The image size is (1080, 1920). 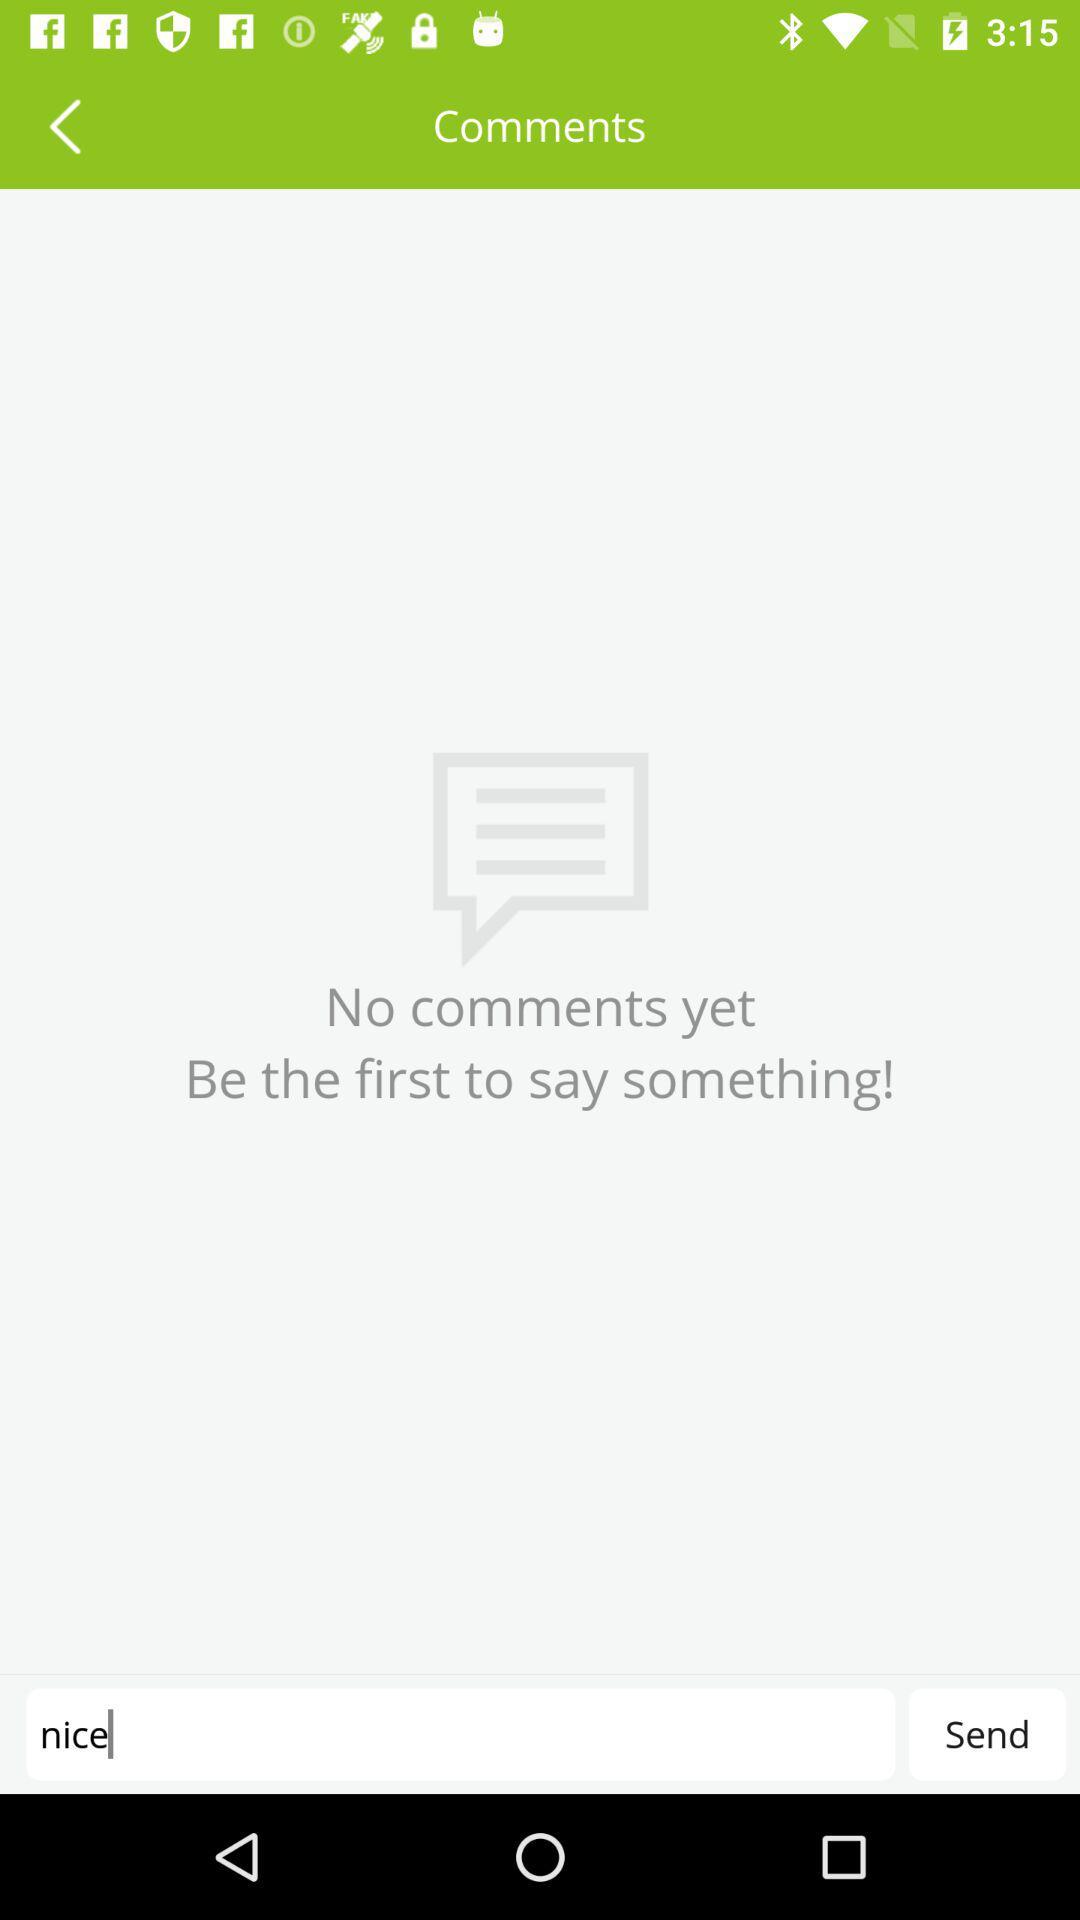 What do you see at coordinates (63, 124) in the screenshot?
I see `the item next to comments icon` at bounding box center [63, 124].